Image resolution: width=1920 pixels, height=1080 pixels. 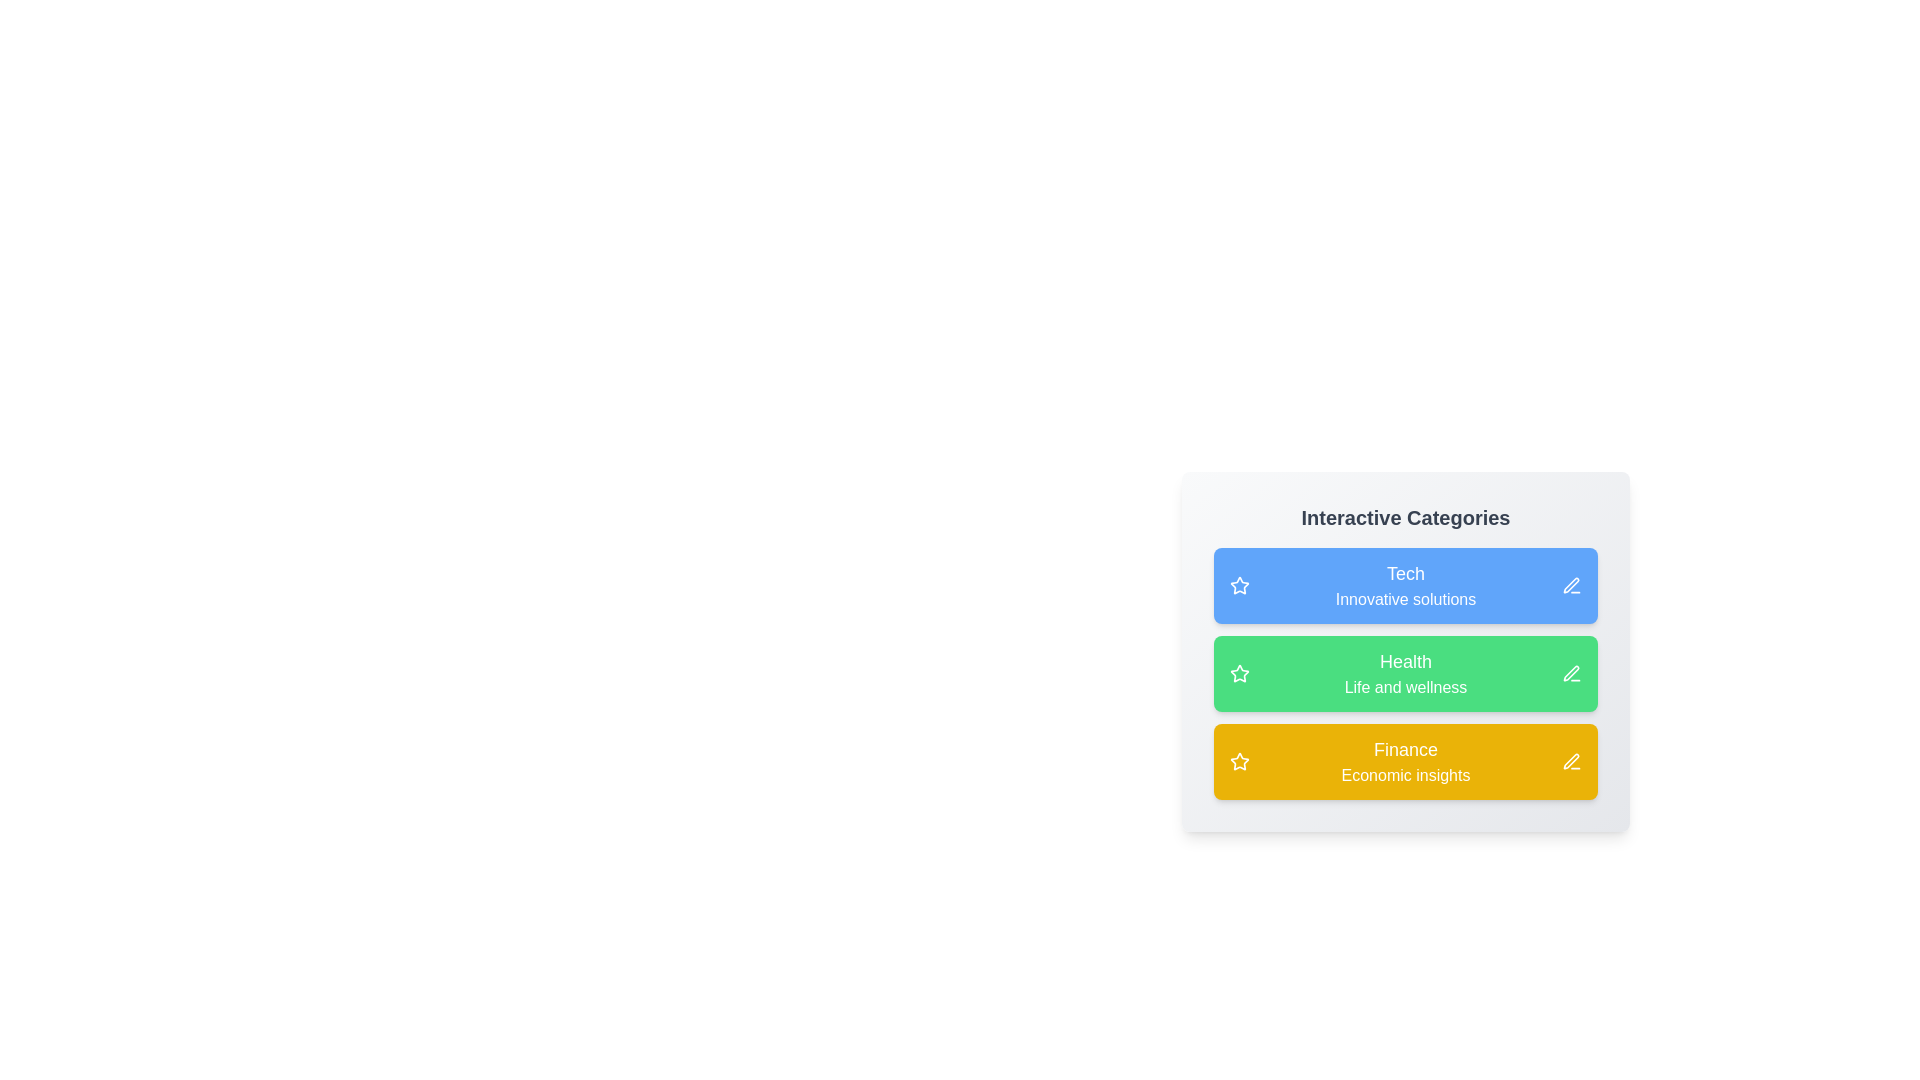 What do you see at coordinates (1238, 585) in the screenshot?
I see `star icon next to the category Tech` at bounding box center [1238, 585].